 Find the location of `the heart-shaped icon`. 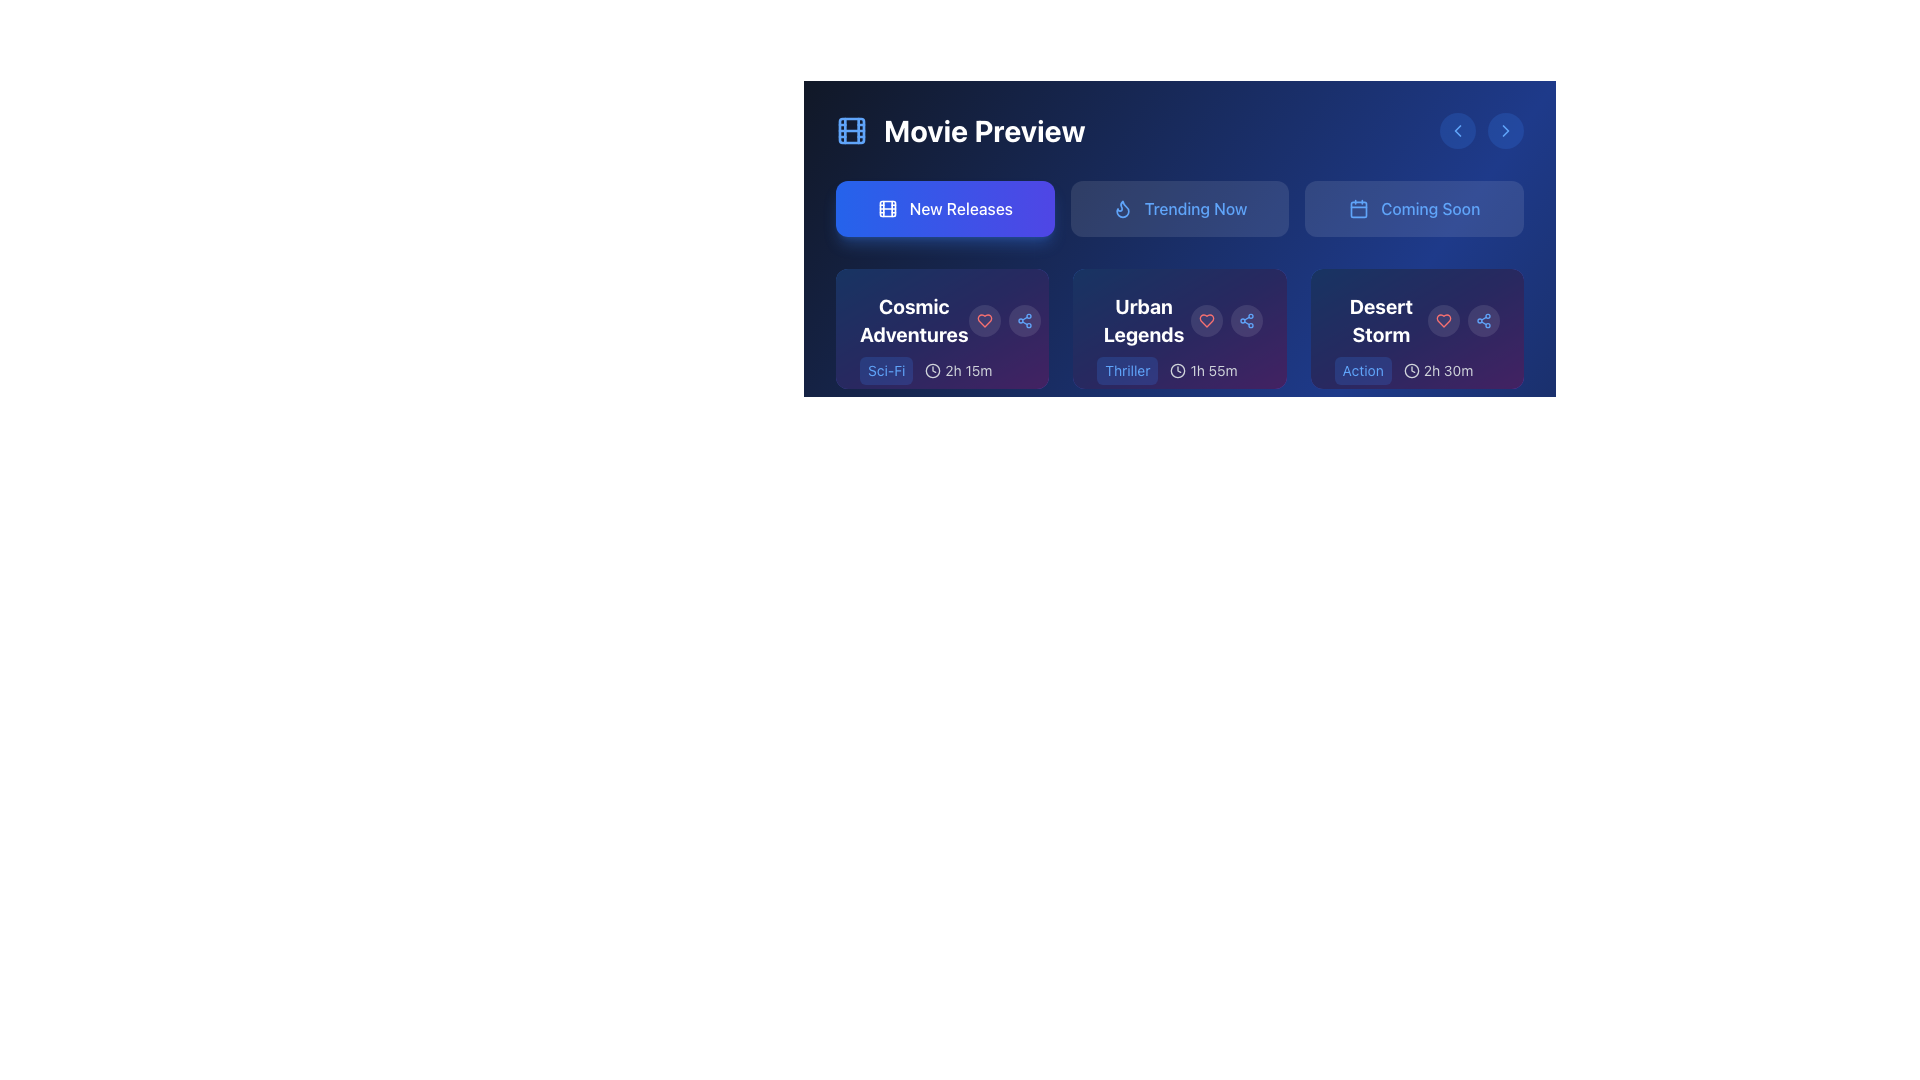

the heart-shaped icon is located at coordinates (984, 319).